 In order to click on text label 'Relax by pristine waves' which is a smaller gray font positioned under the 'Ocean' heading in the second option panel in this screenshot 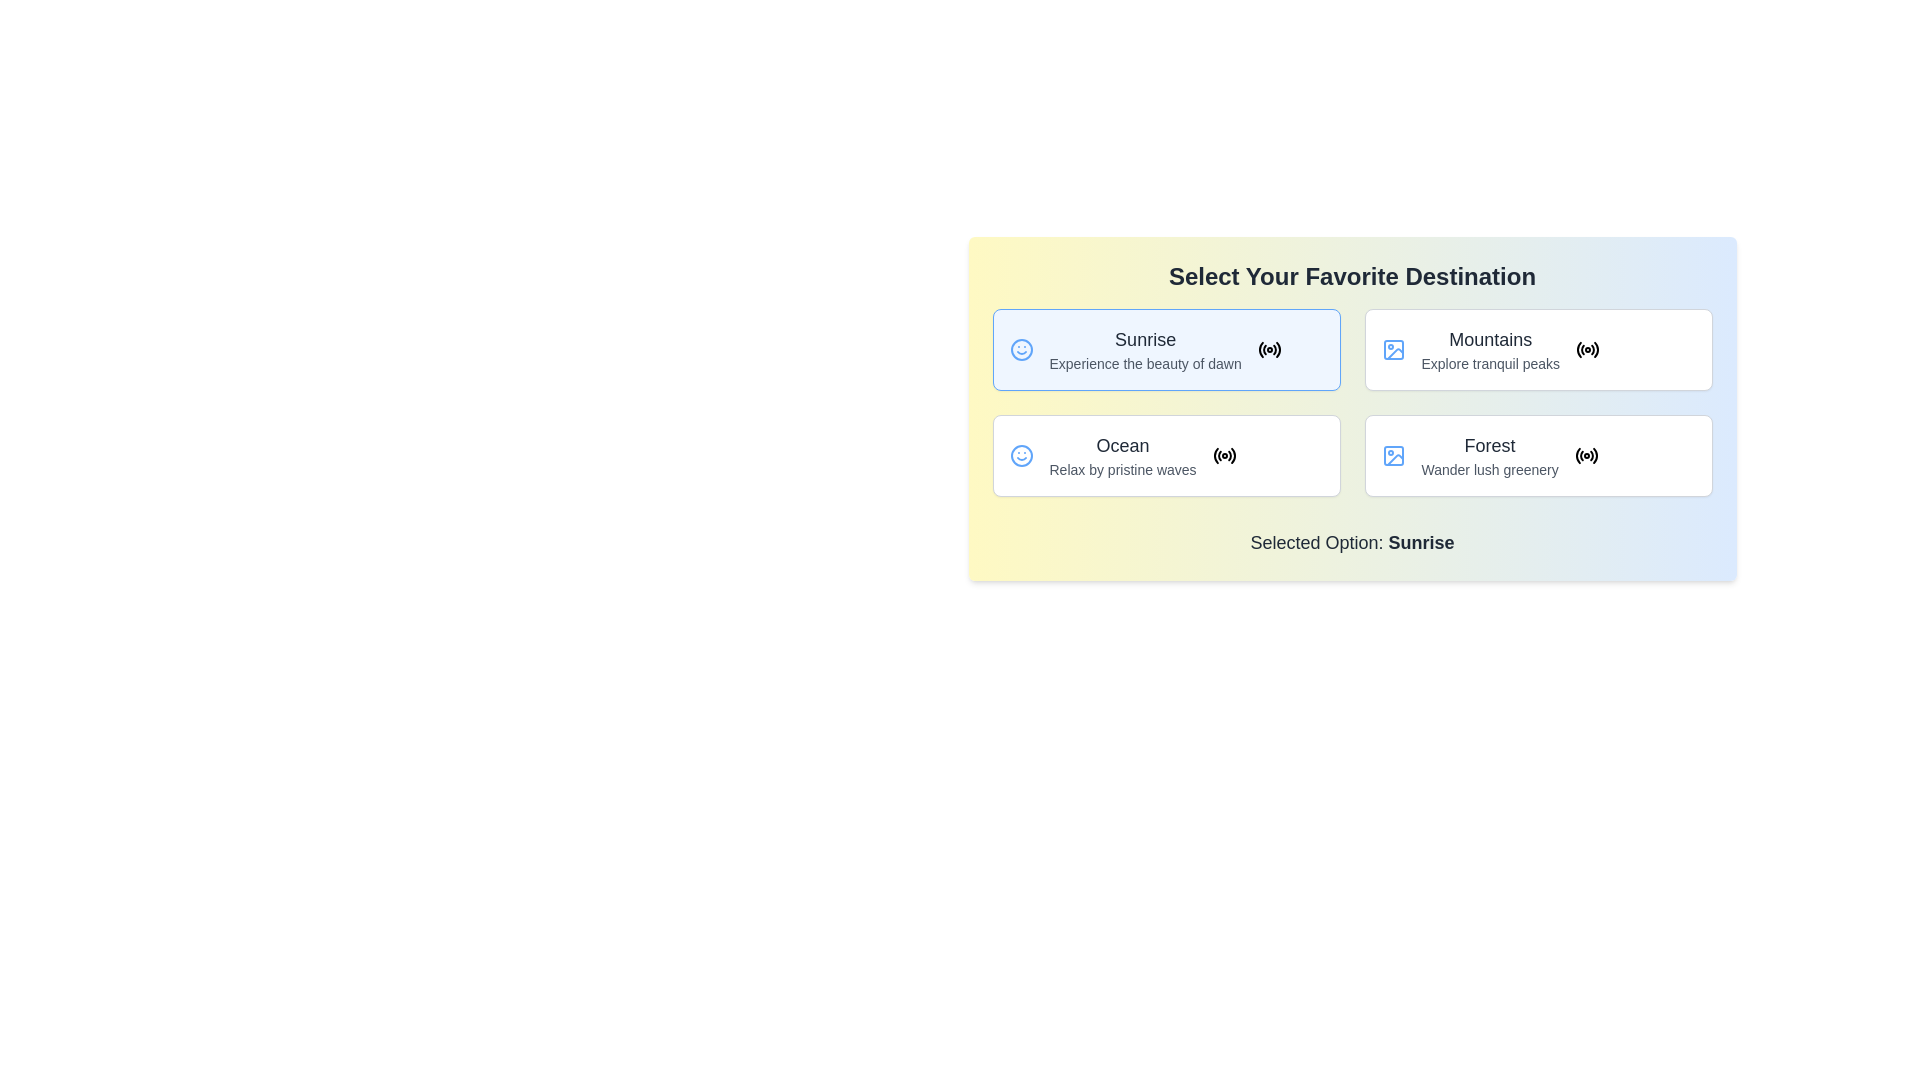, I will do `click(1123, 470)`.